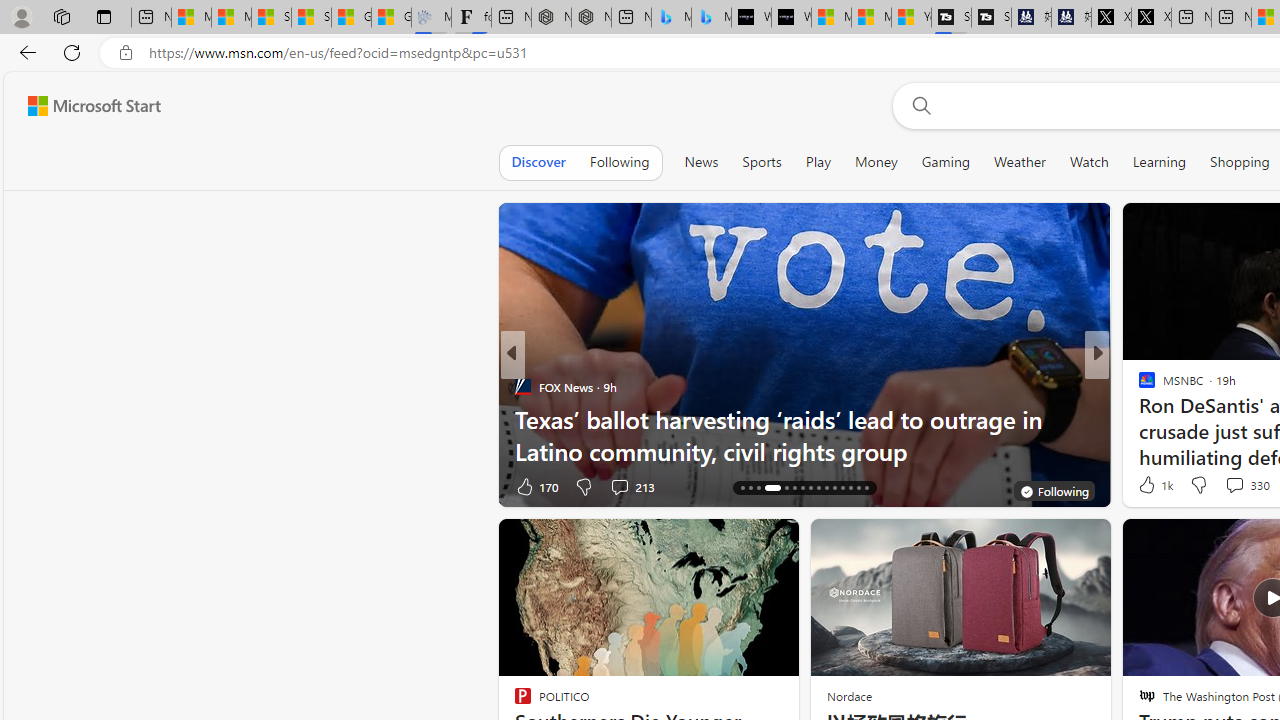 Image resolution: width=1280 pixels, height=720 pixels. I want to click on 'View comments 96 Comment', so click(1243, 486).